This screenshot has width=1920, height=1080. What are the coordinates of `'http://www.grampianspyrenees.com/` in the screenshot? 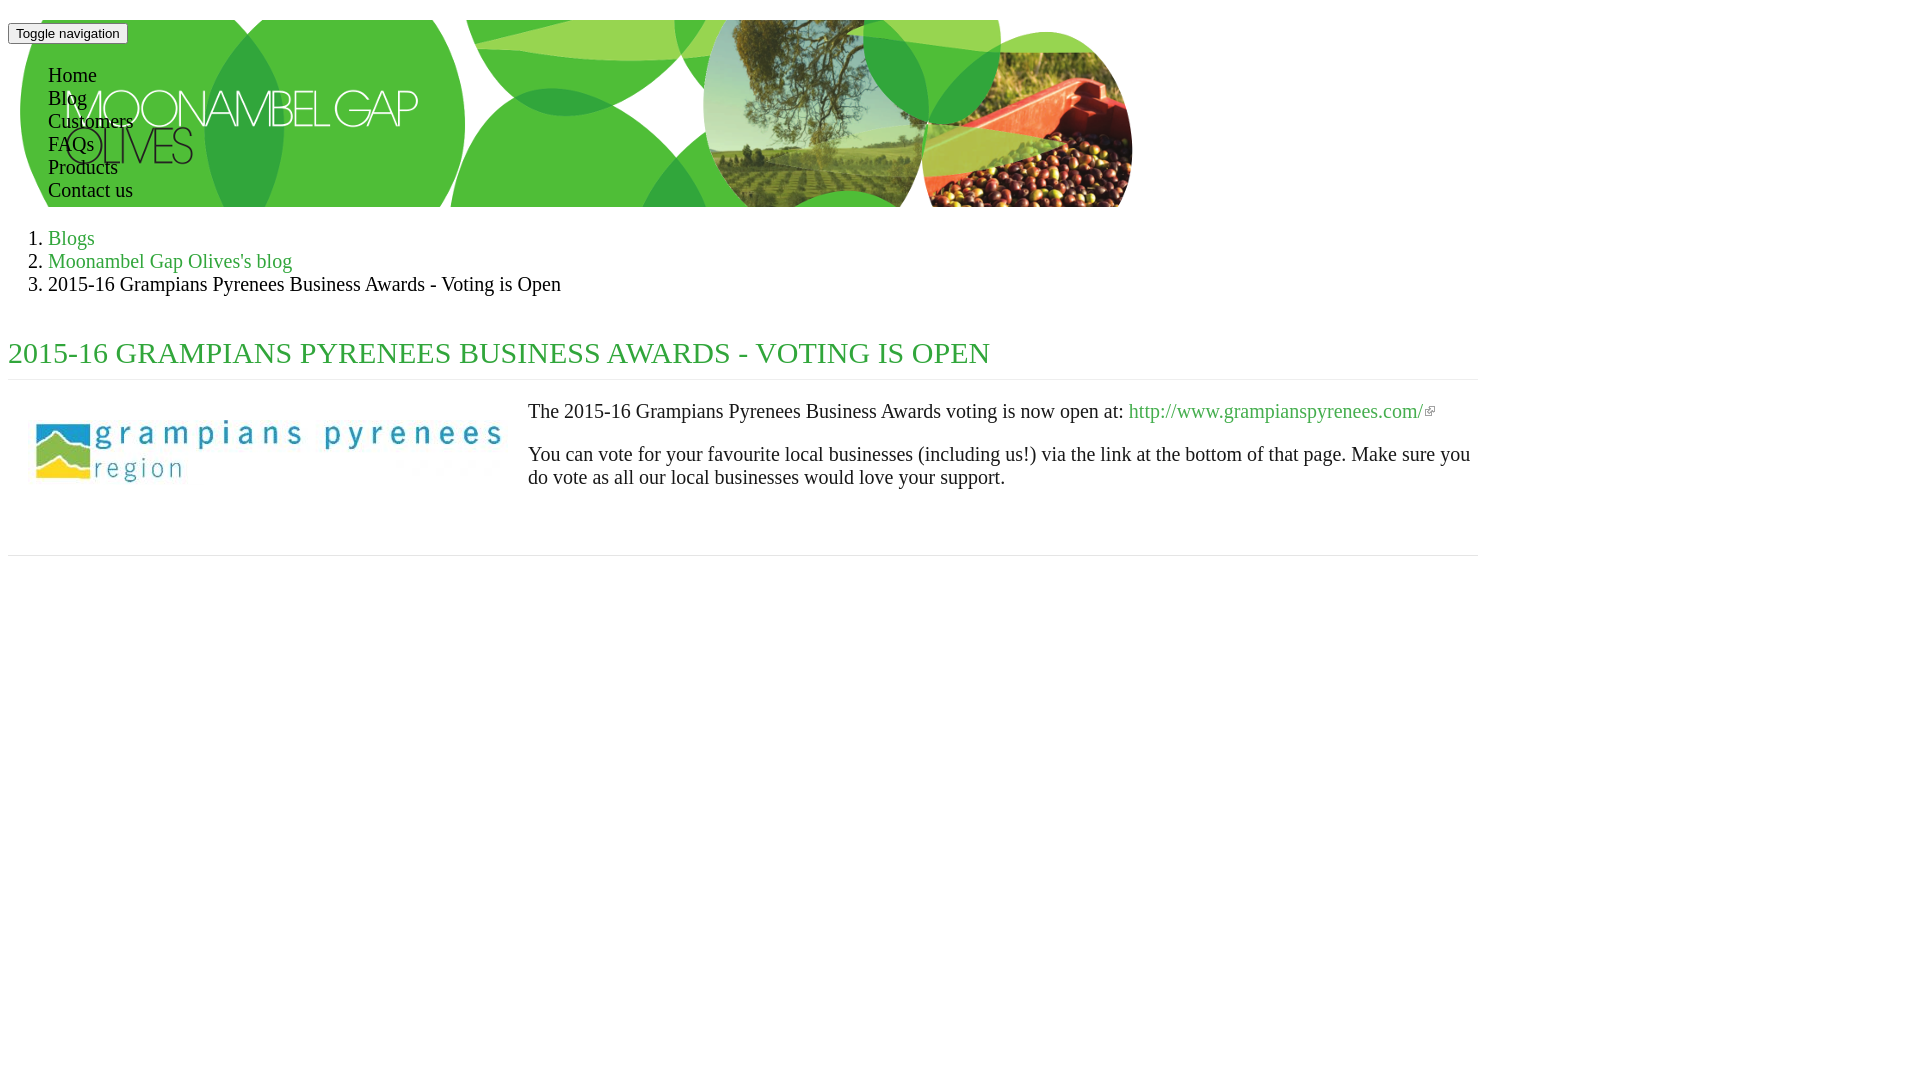 It's located at (1281, 410).